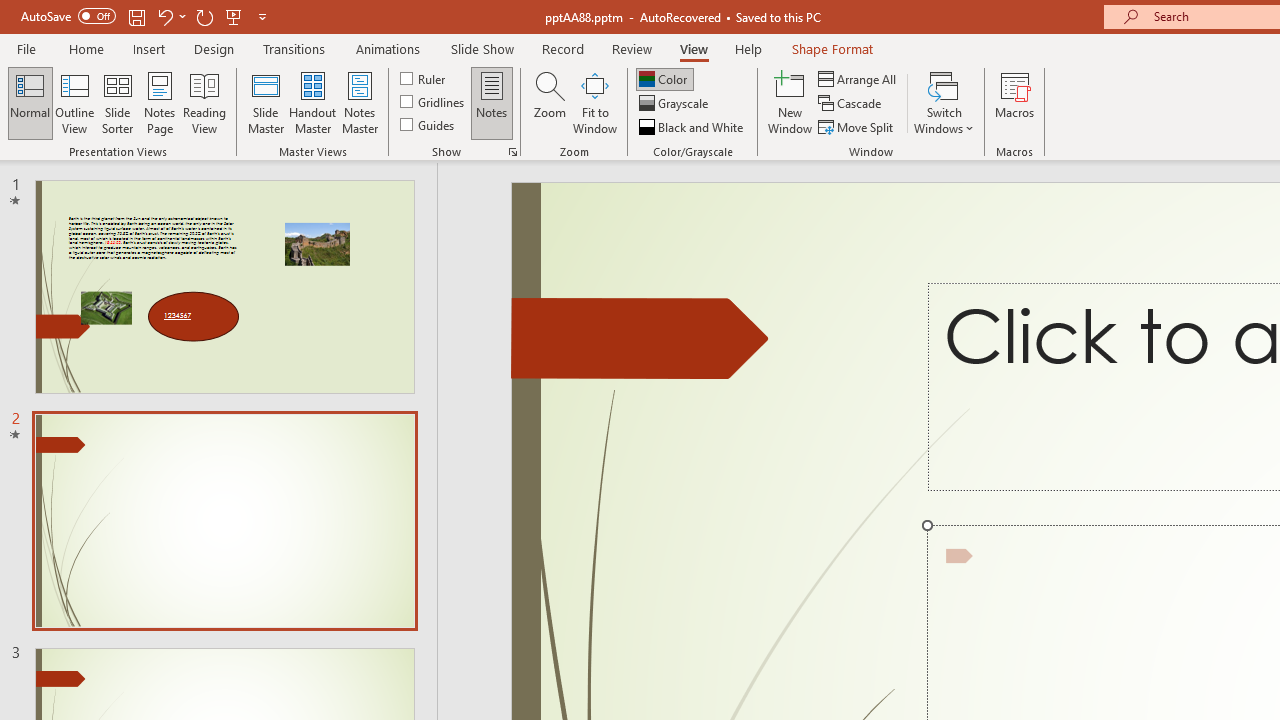 The width and height of the screenshot is (1280, 720). What do you see at coordinates (594, 103) in the screenshot?
I see `'Fit to Window'` at bounding box center [594, 103].